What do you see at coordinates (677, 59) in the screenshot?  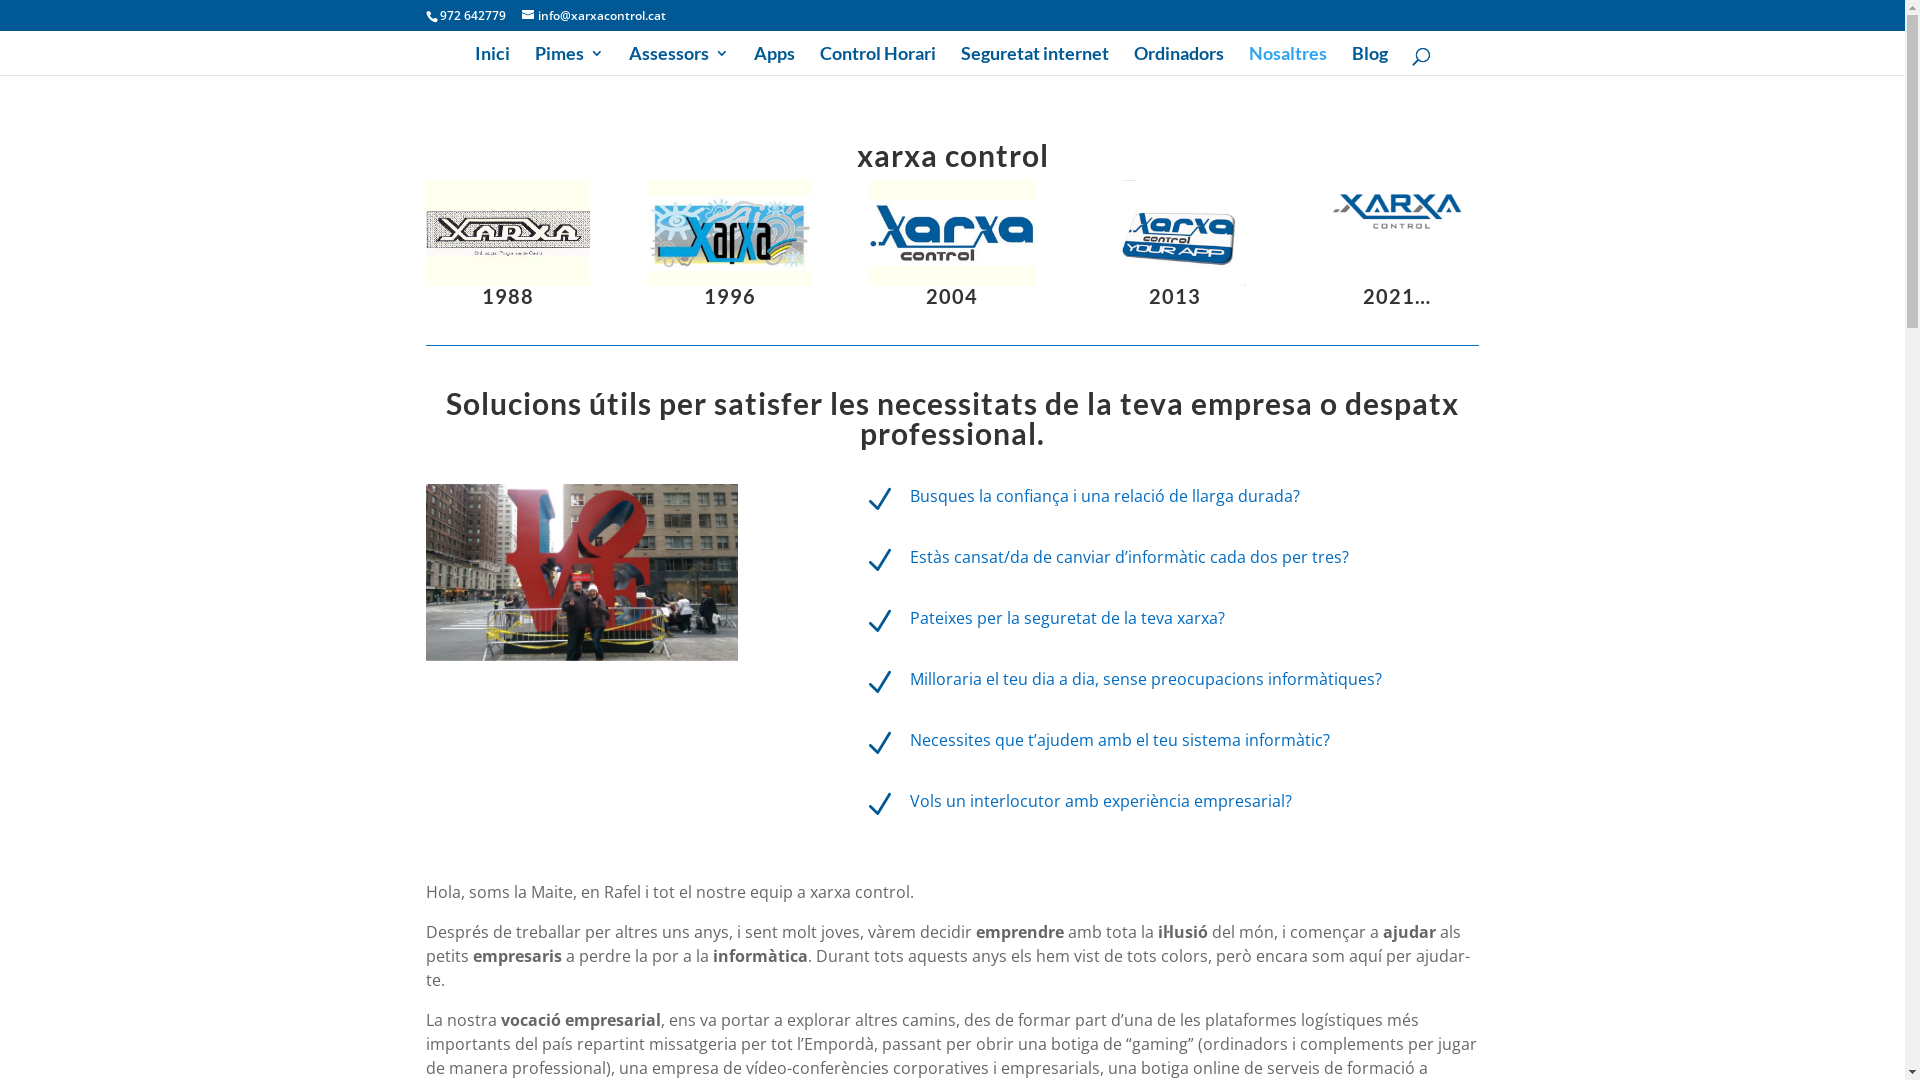 I see `'Assessors'` at bounding box center [677, 59].